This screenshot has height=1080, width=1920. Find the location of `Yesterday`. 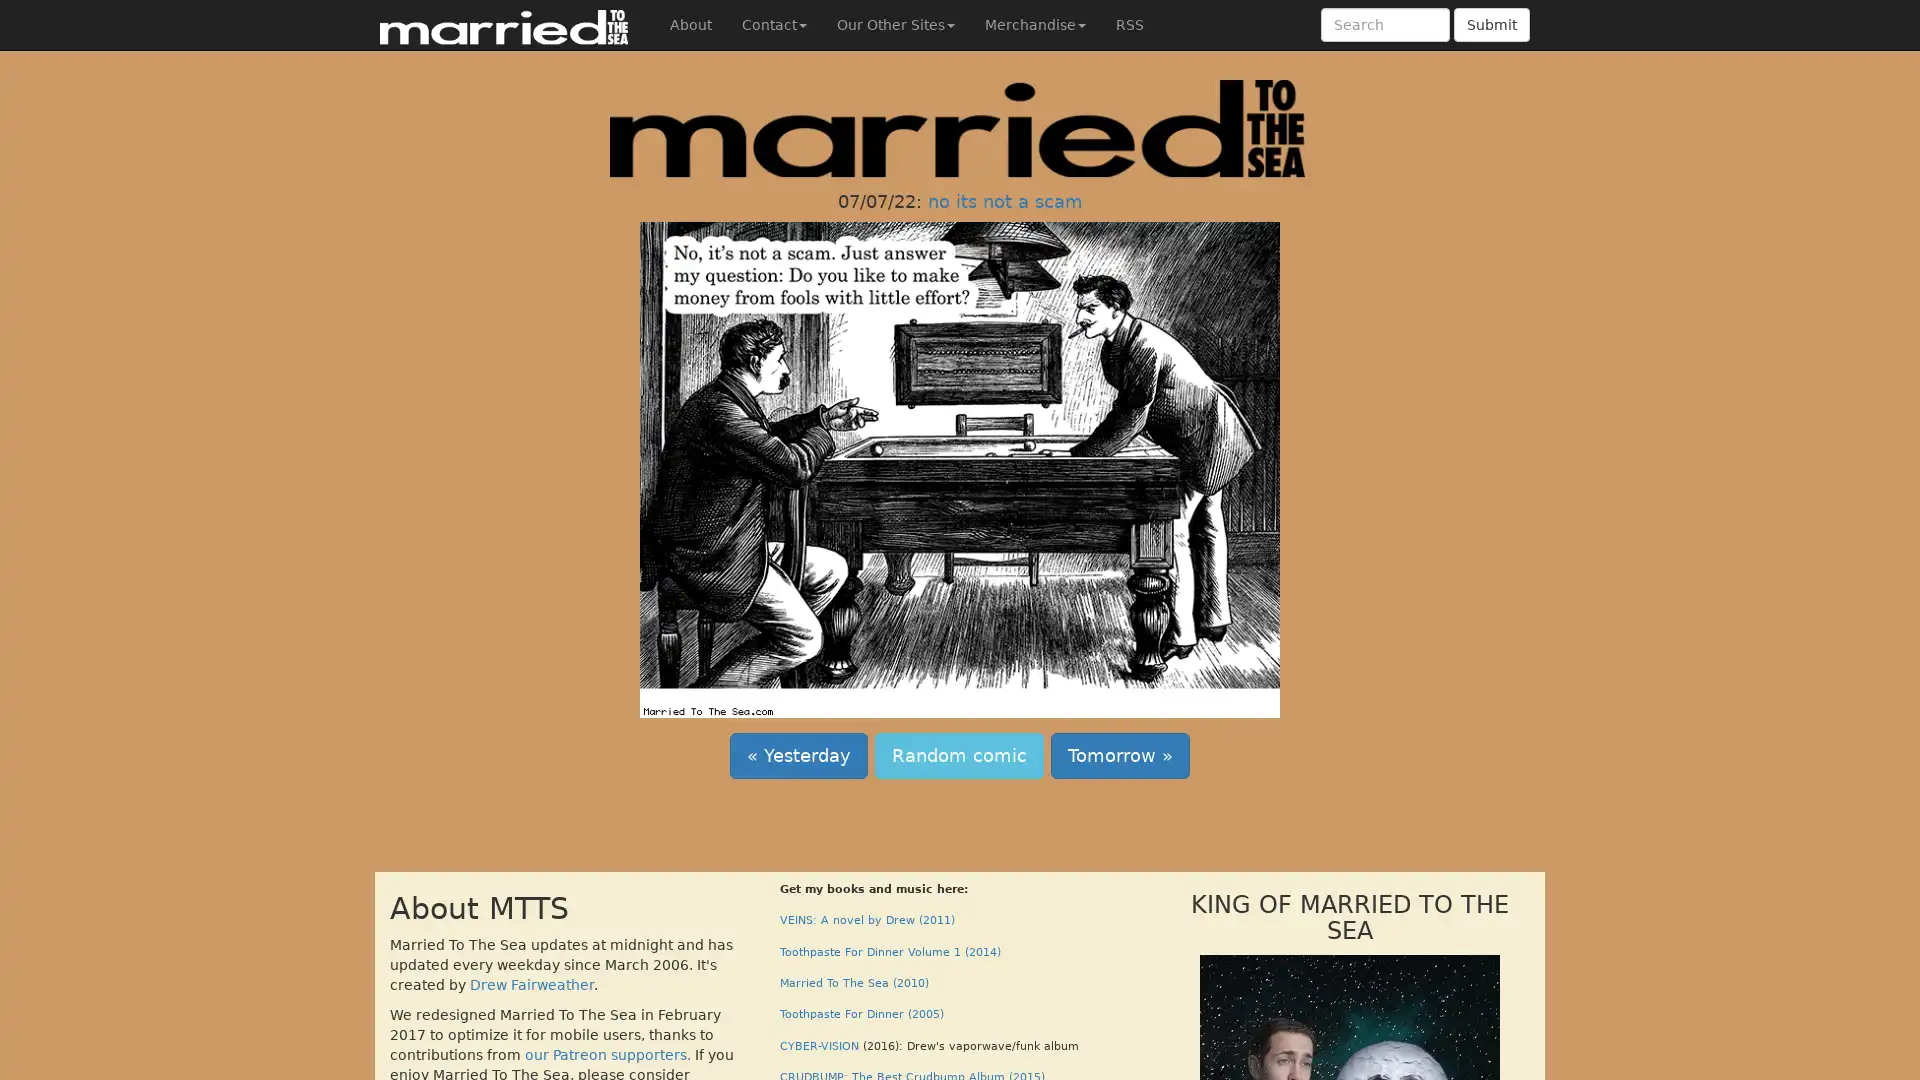

Yesterday is located at coordinates (797, 755).